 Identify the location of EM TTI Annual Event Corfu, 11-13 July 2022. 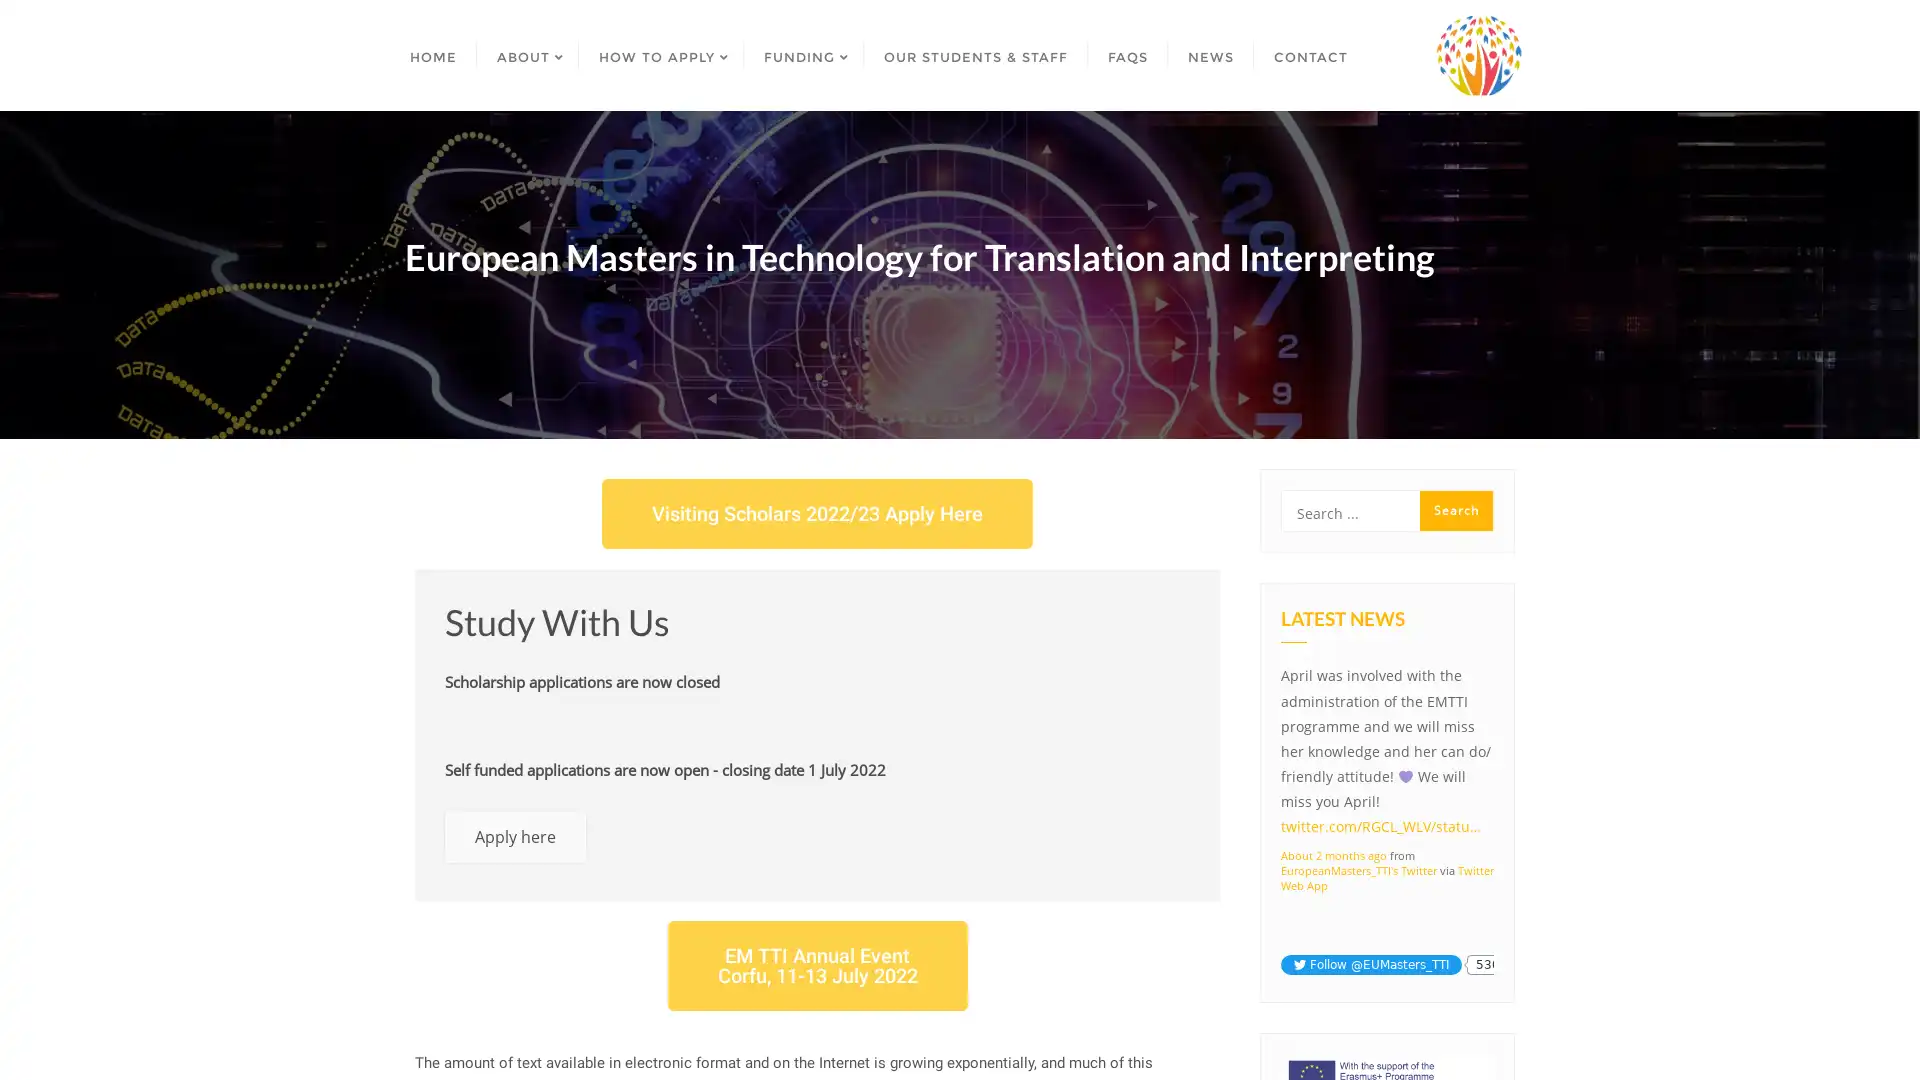
(816, 964).